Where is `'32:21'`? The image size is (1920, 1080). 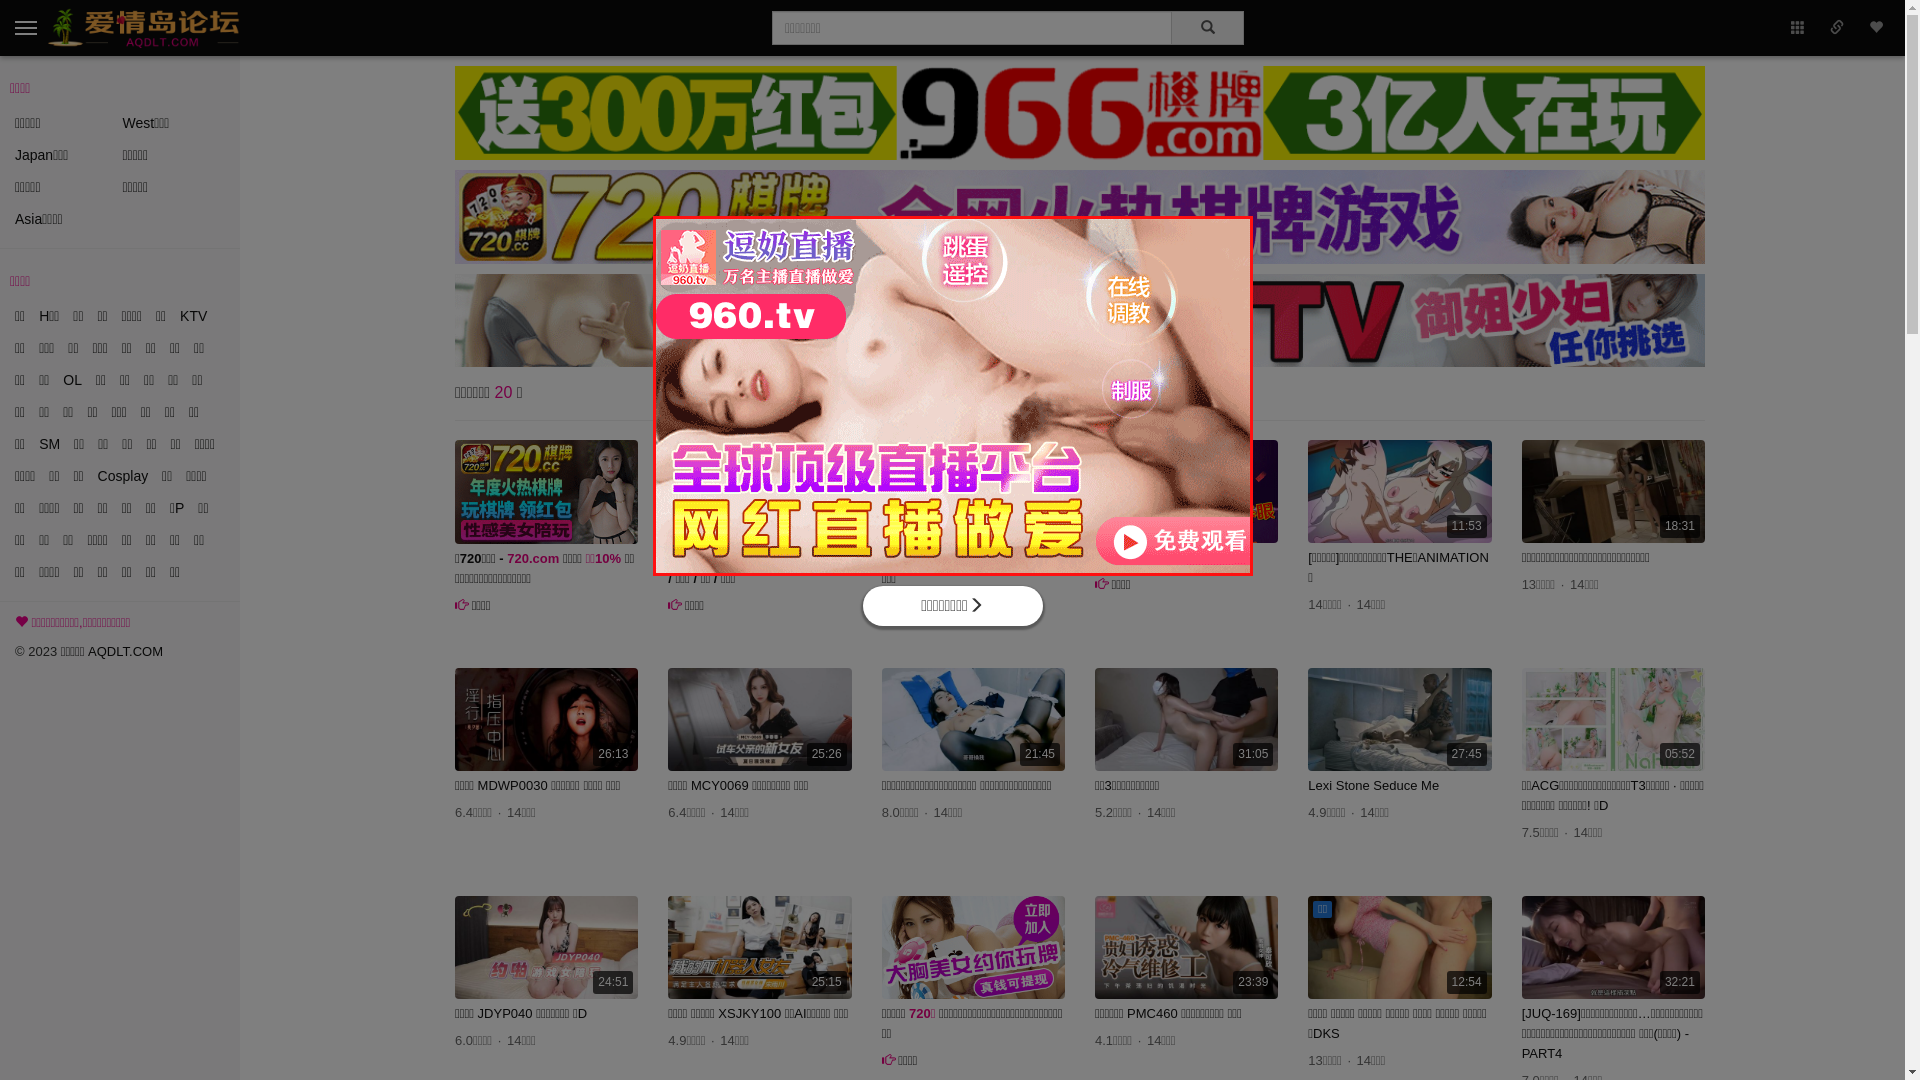
'32:21' is located at coordinates (1613, 946).